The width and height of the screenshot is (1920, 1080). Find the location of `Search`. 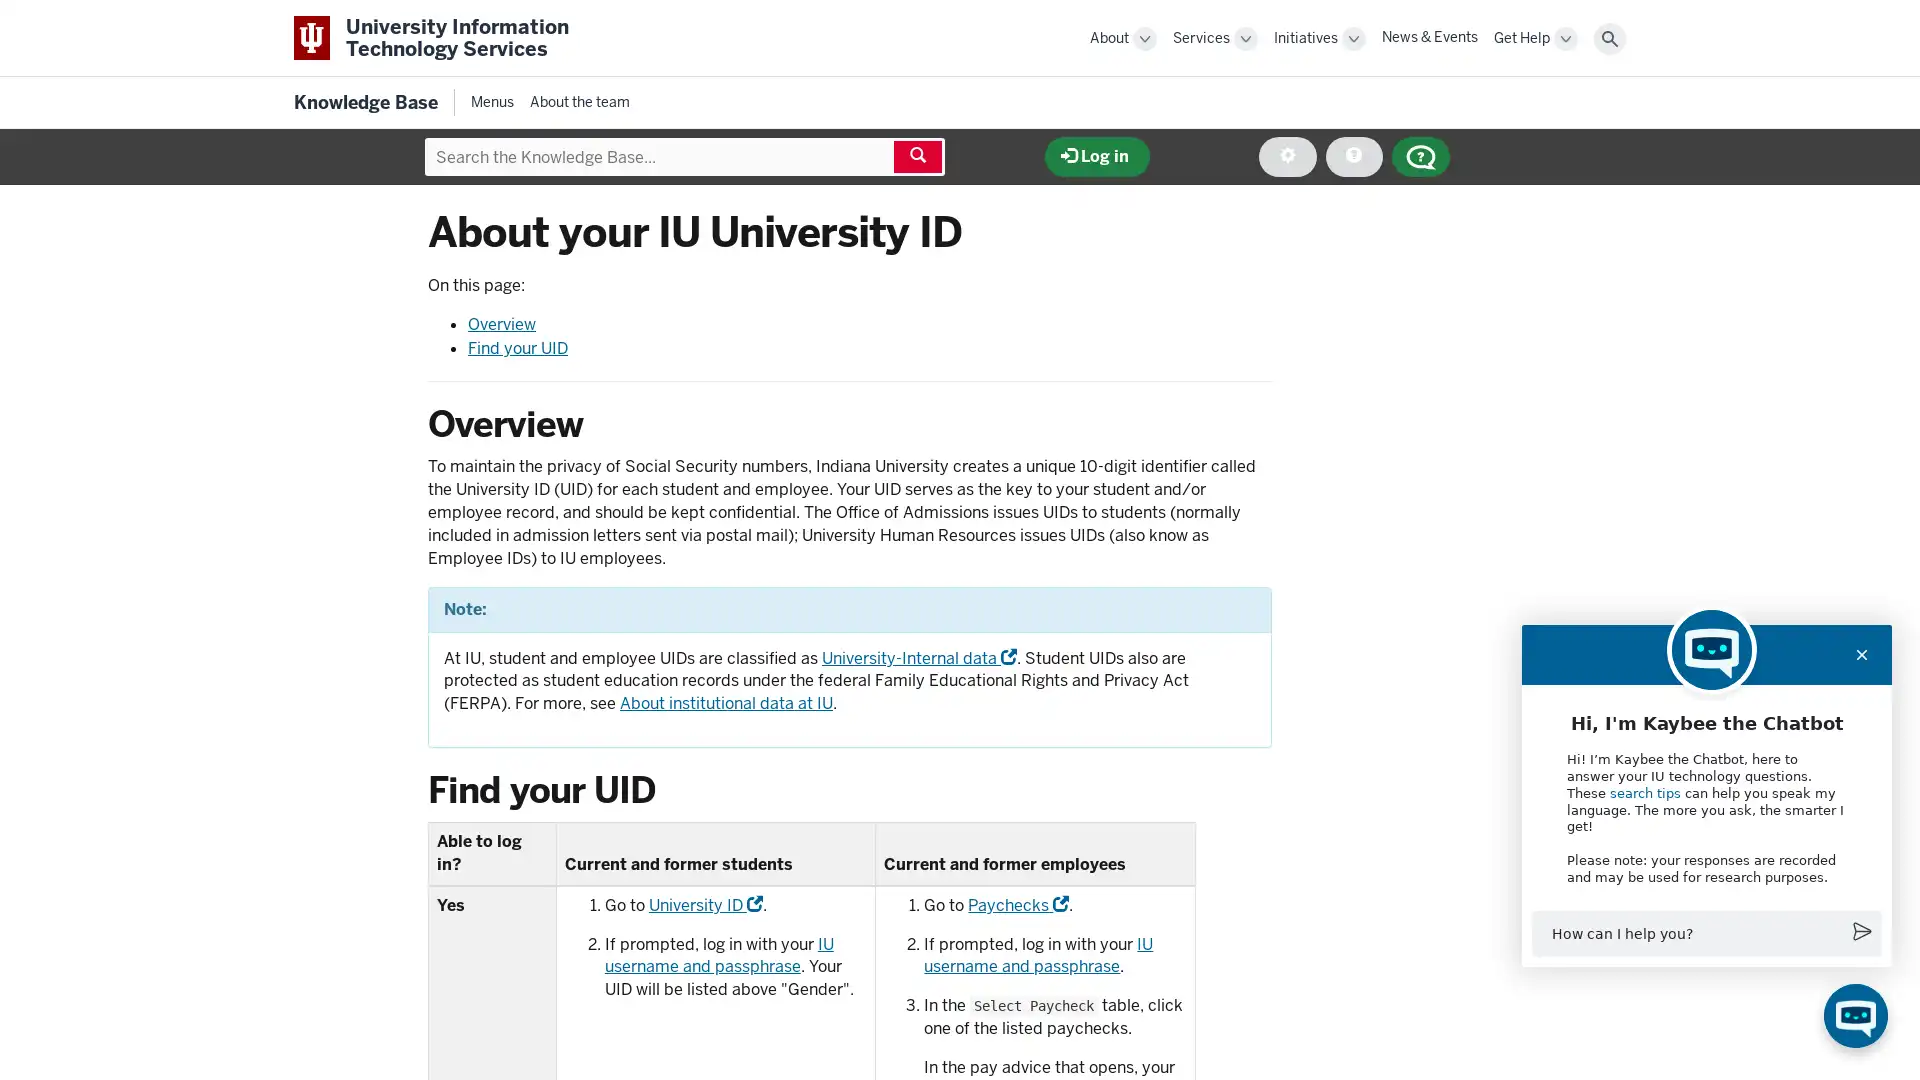

Search is located at coordinates (1609, 38).